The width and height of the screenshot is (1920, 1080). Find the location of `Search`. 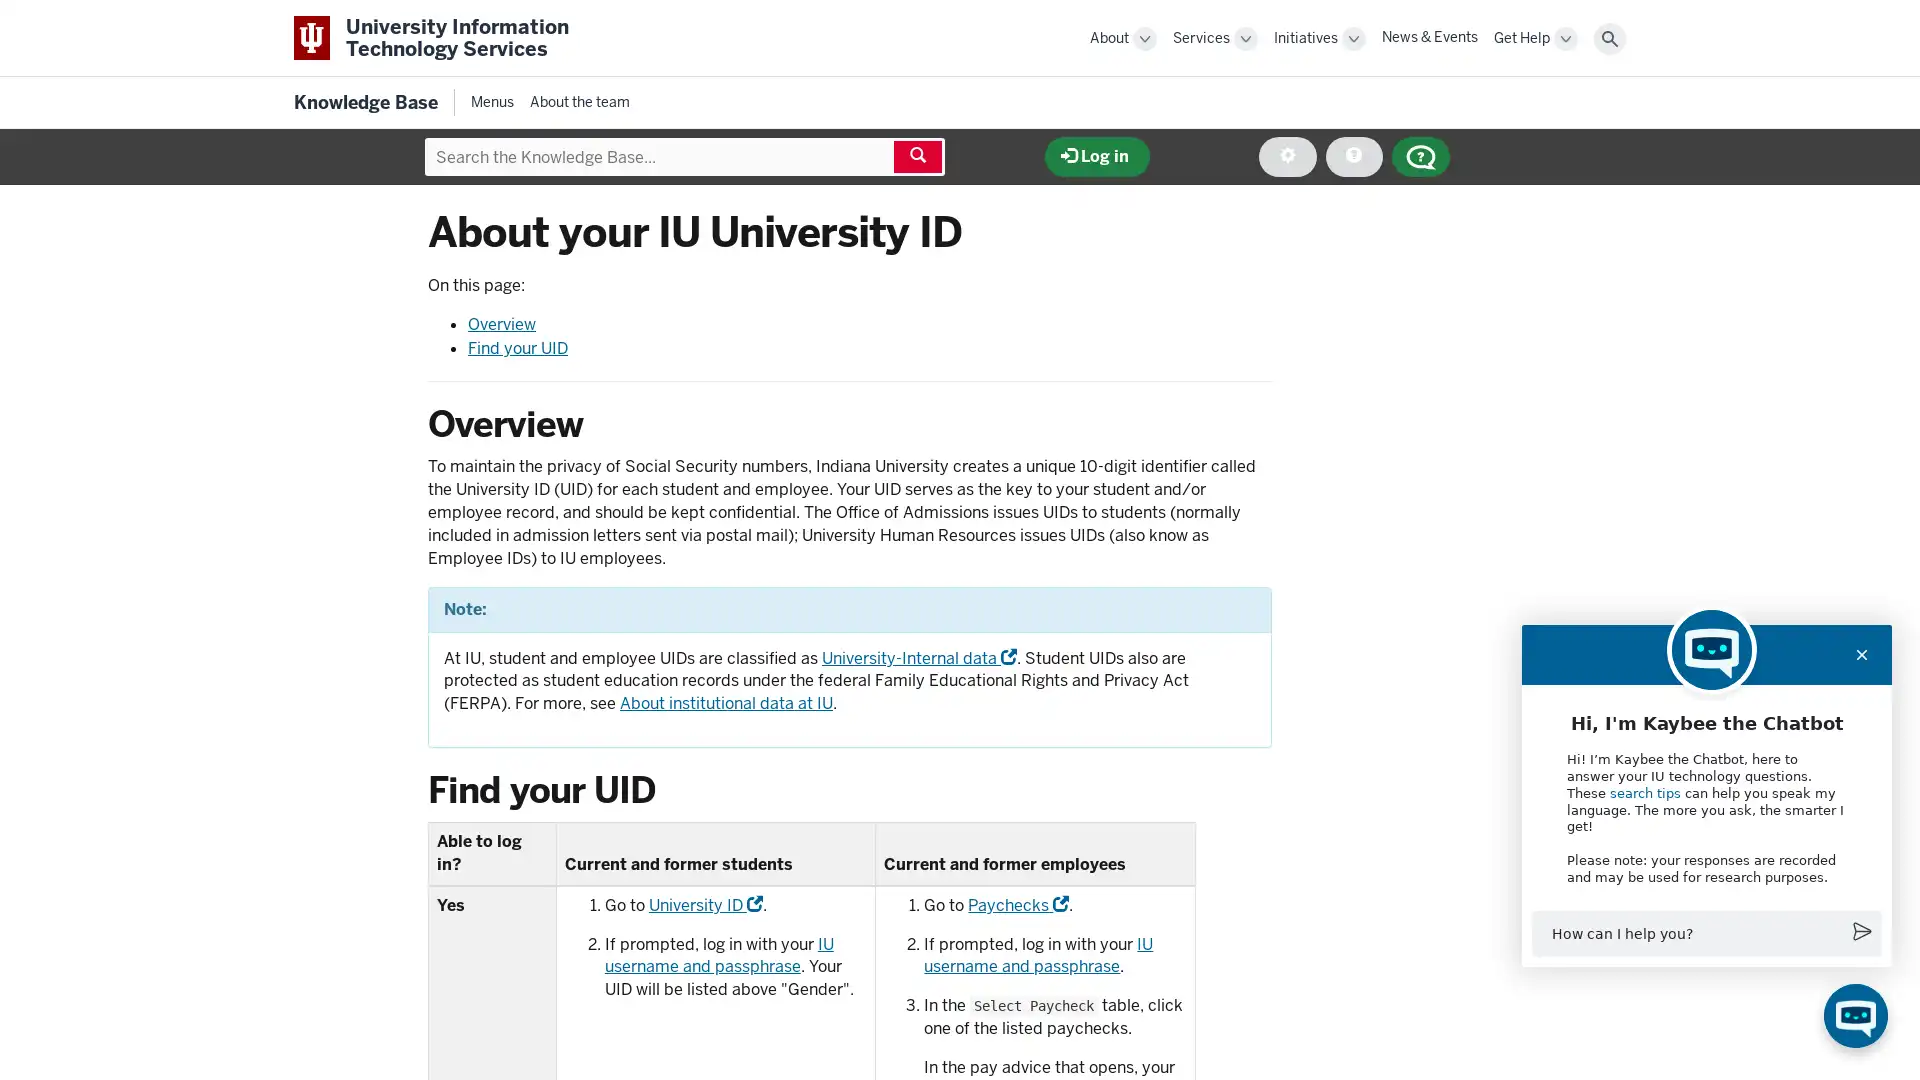

Search is located at coordinates (1609, 38).